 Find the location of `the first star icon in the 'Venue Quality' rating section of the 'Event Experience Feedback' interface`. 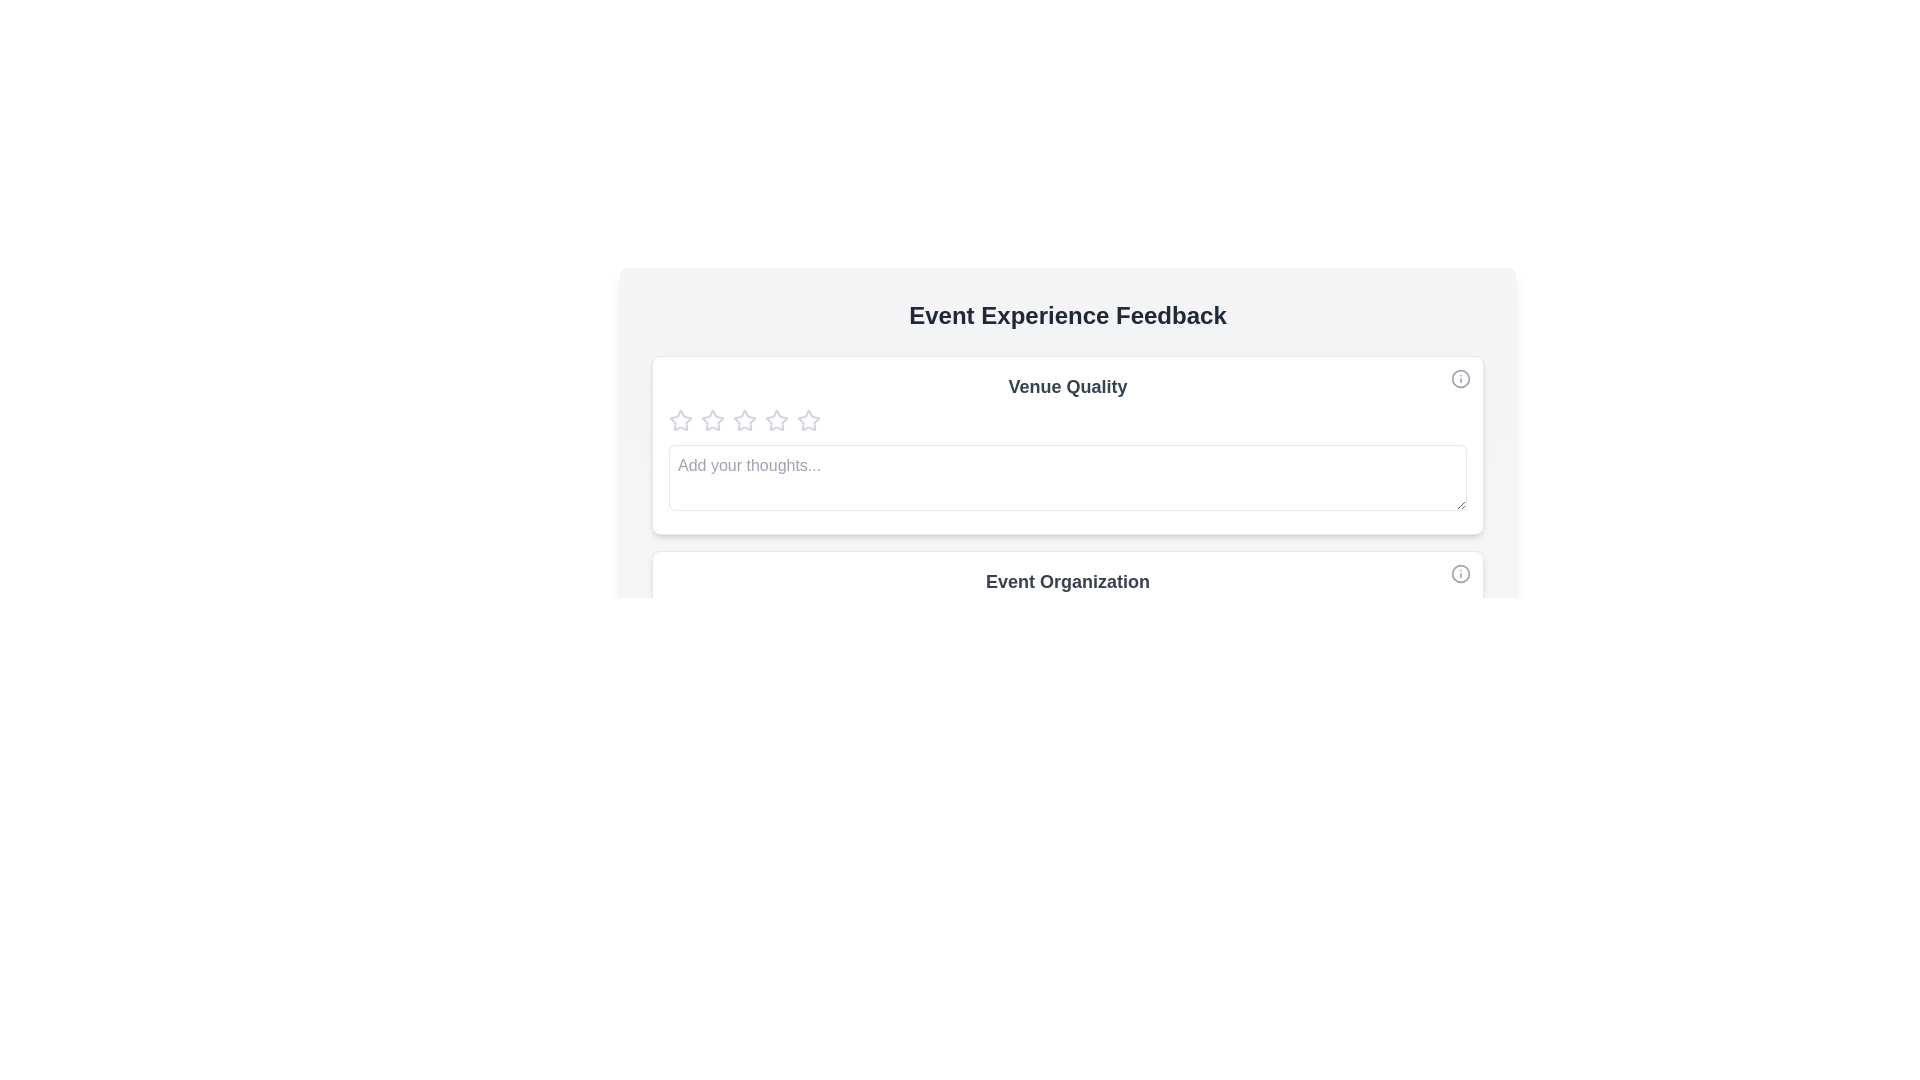

the first star icon in the 'Venue Quality' rating section of the 'Event Experience Feedback' interface is located at coordinates (681, 419).